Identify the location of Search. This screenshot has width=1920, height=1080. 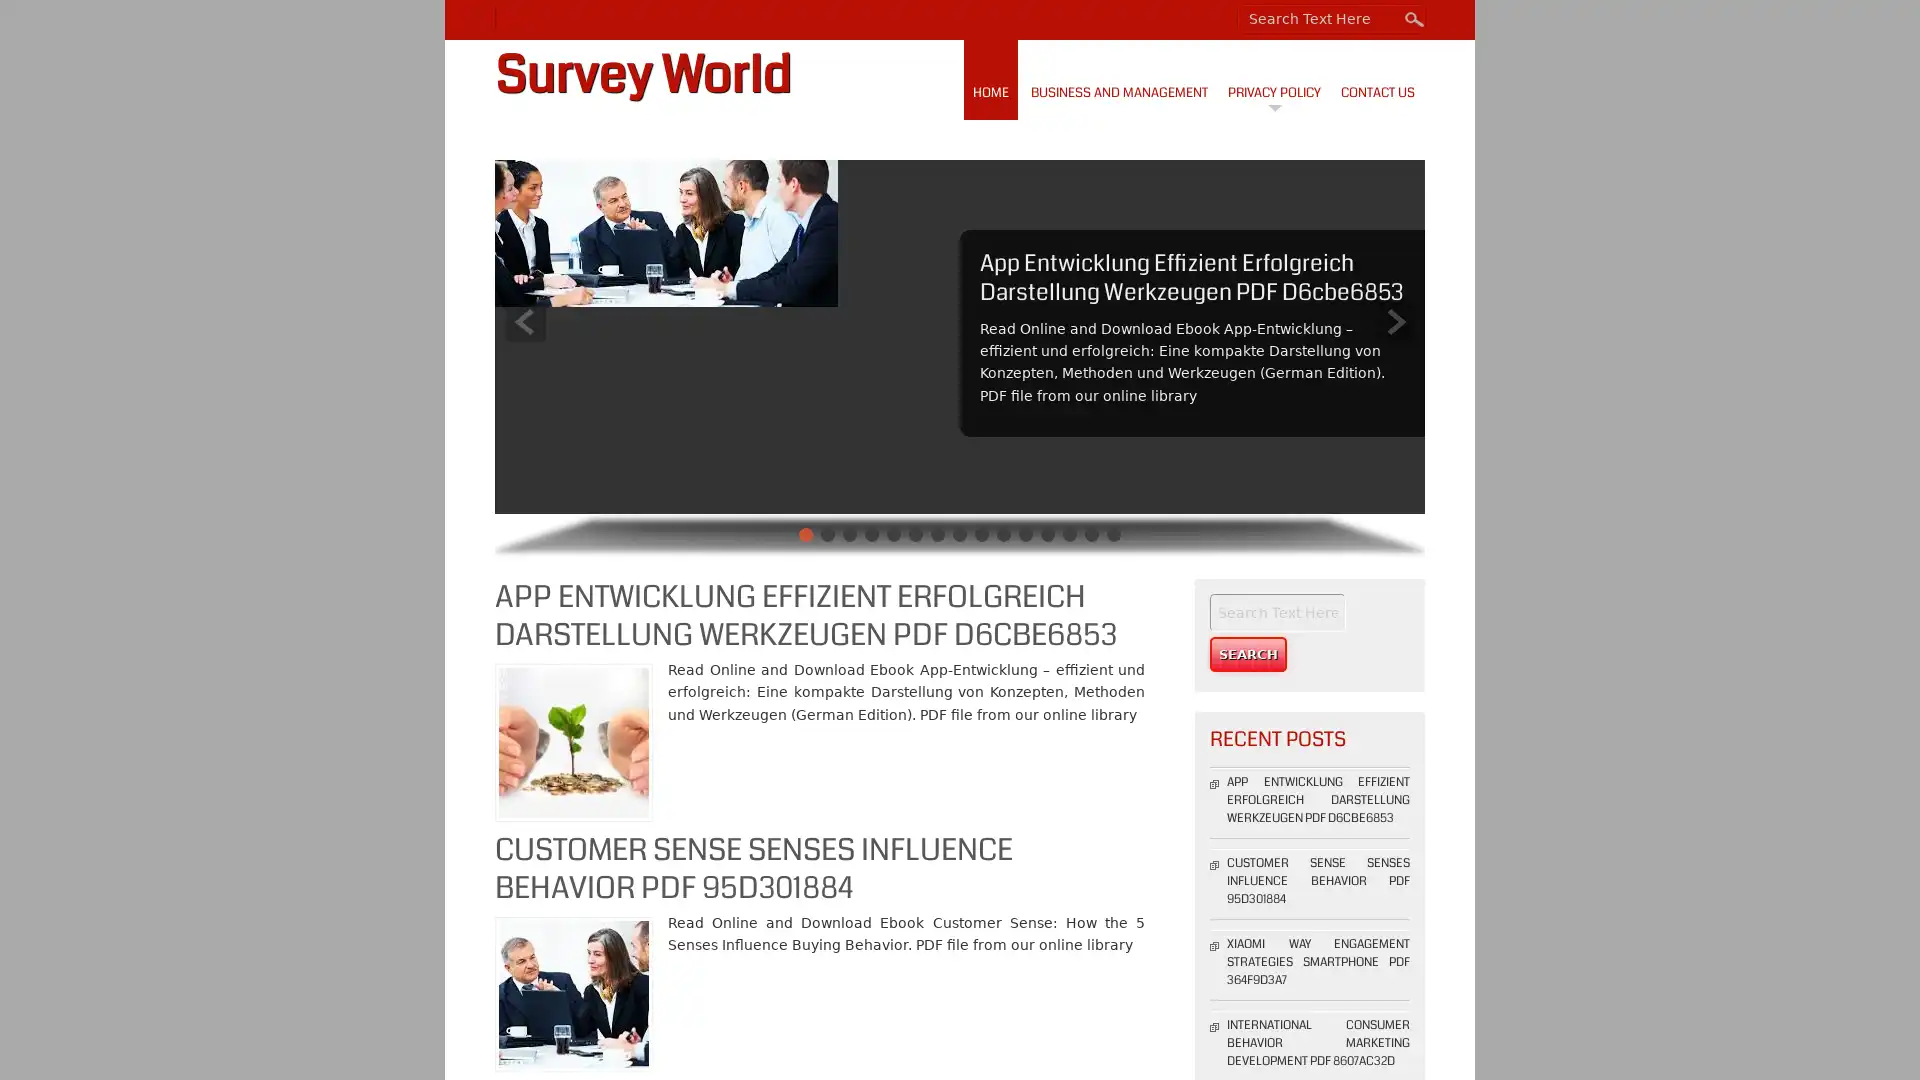
(1247, 654).